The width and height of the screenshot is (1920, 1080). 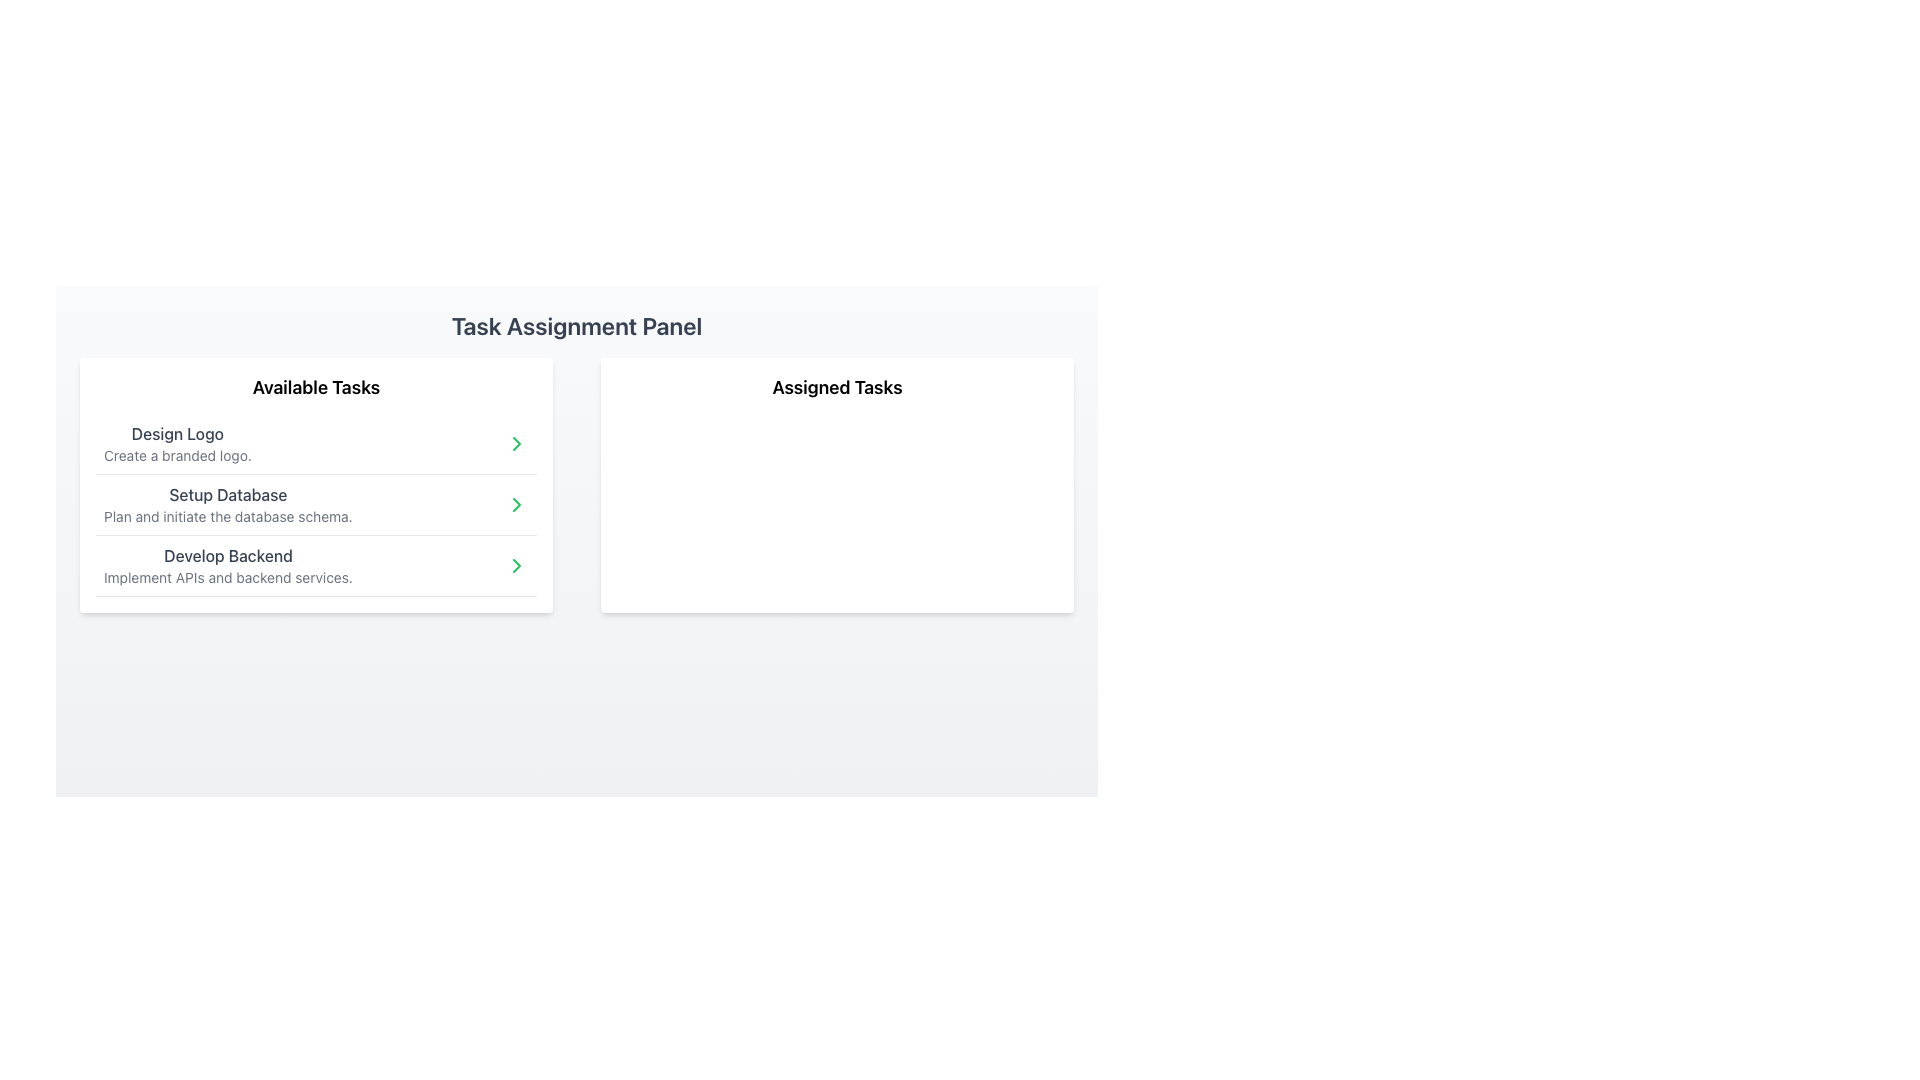 I want to click on the 'Develop Backend' text block in the 'Available Tasks' section, so click(x=228, y=566).